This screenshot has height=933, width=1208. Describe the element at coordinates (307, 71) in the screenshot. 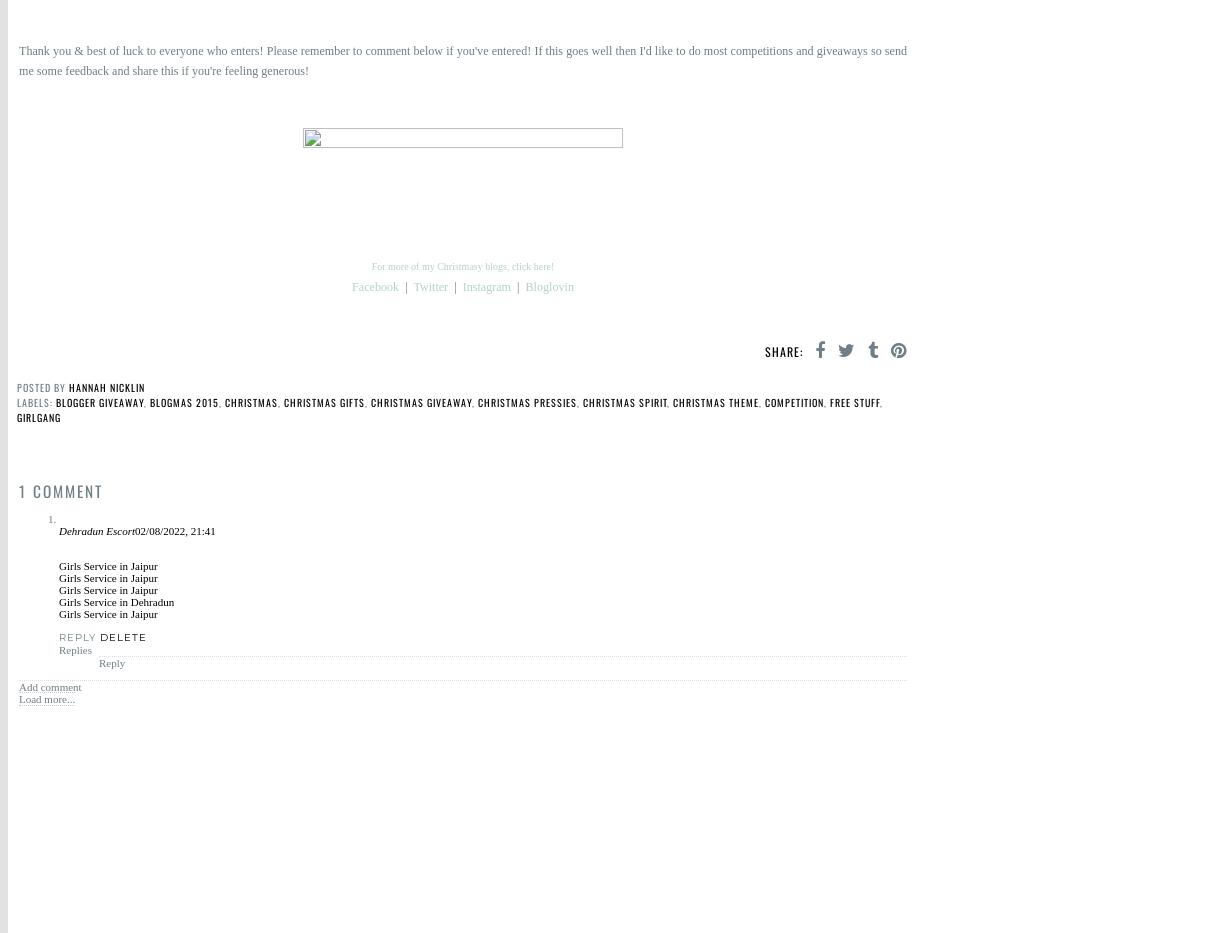

I see `'!'` at that location.